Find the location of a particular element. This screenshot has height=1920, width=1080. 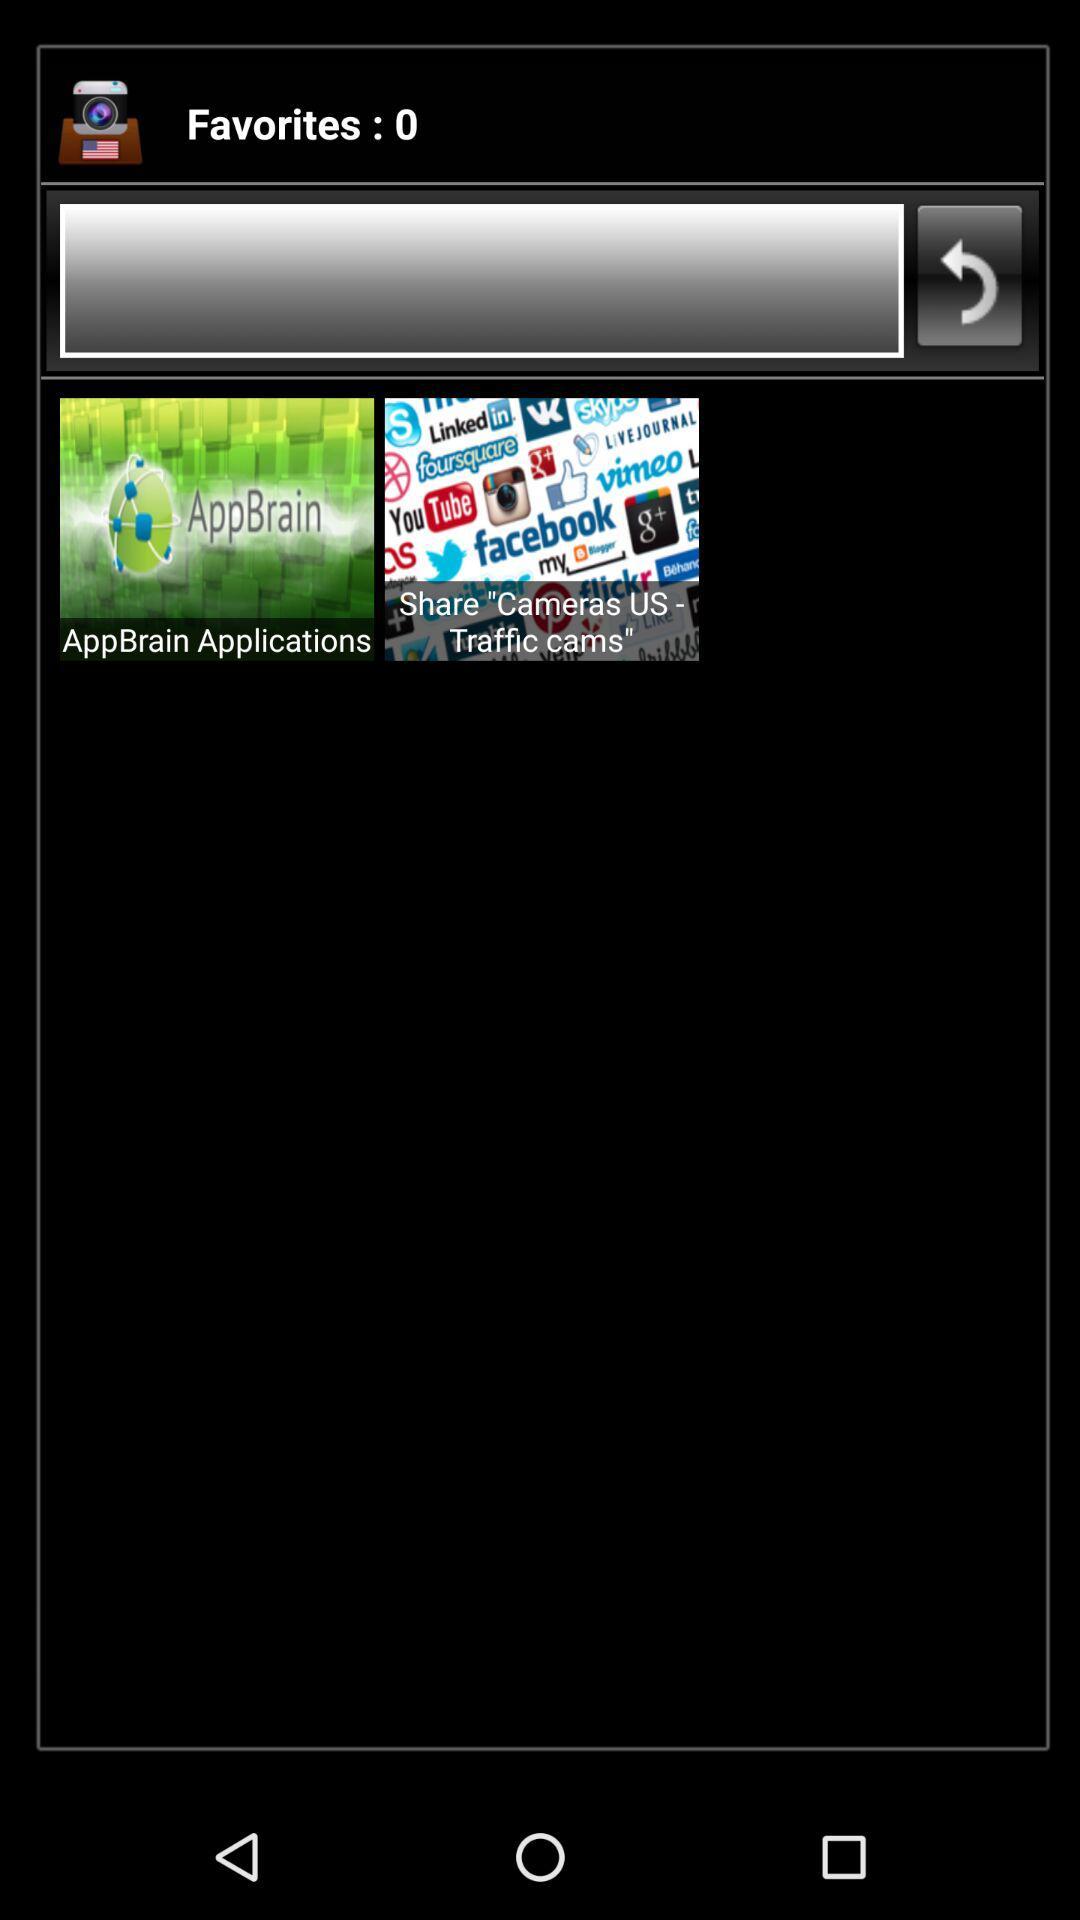

the undo icon is located at coordinates (968, 299).